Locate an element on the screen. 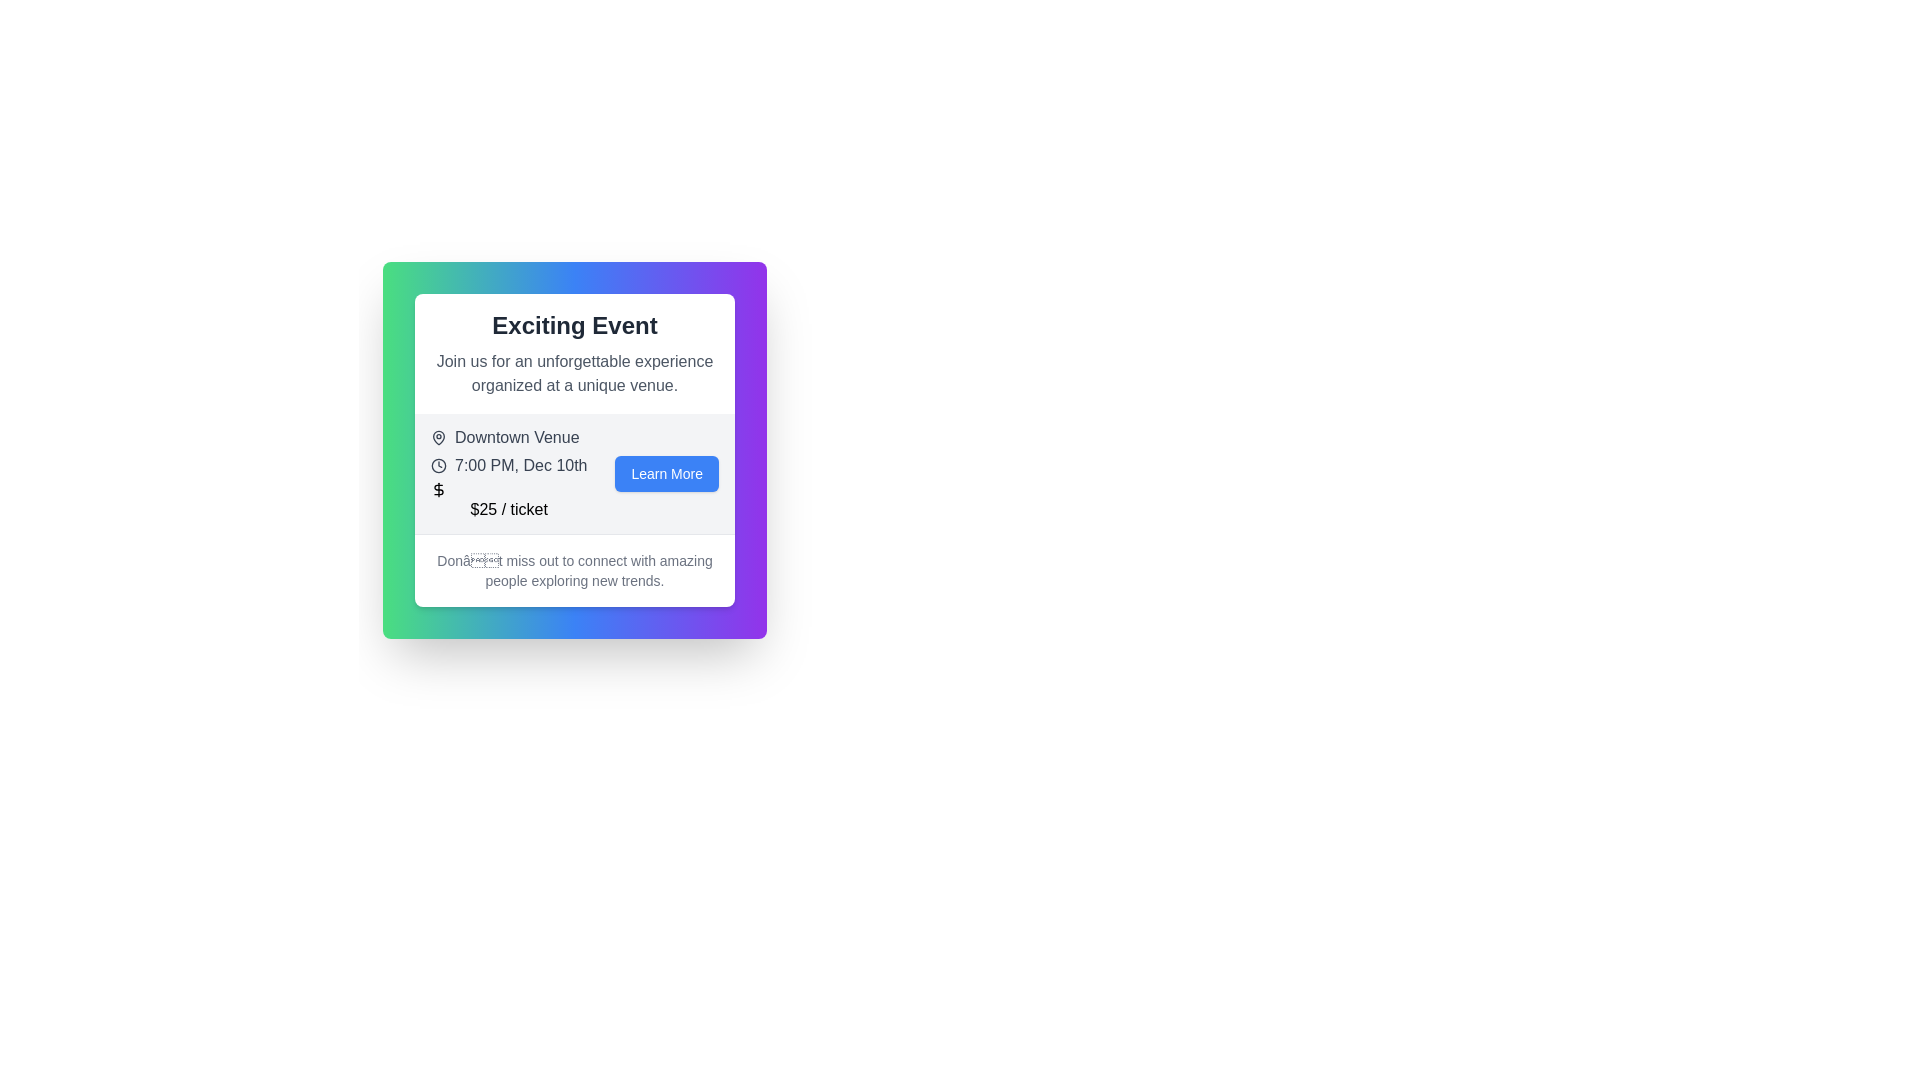 The width and height of the screenshot is (1920, 1080). the bold text displaying 'Exciting Event' at the top of the information card is located at coordinates (574, 325).